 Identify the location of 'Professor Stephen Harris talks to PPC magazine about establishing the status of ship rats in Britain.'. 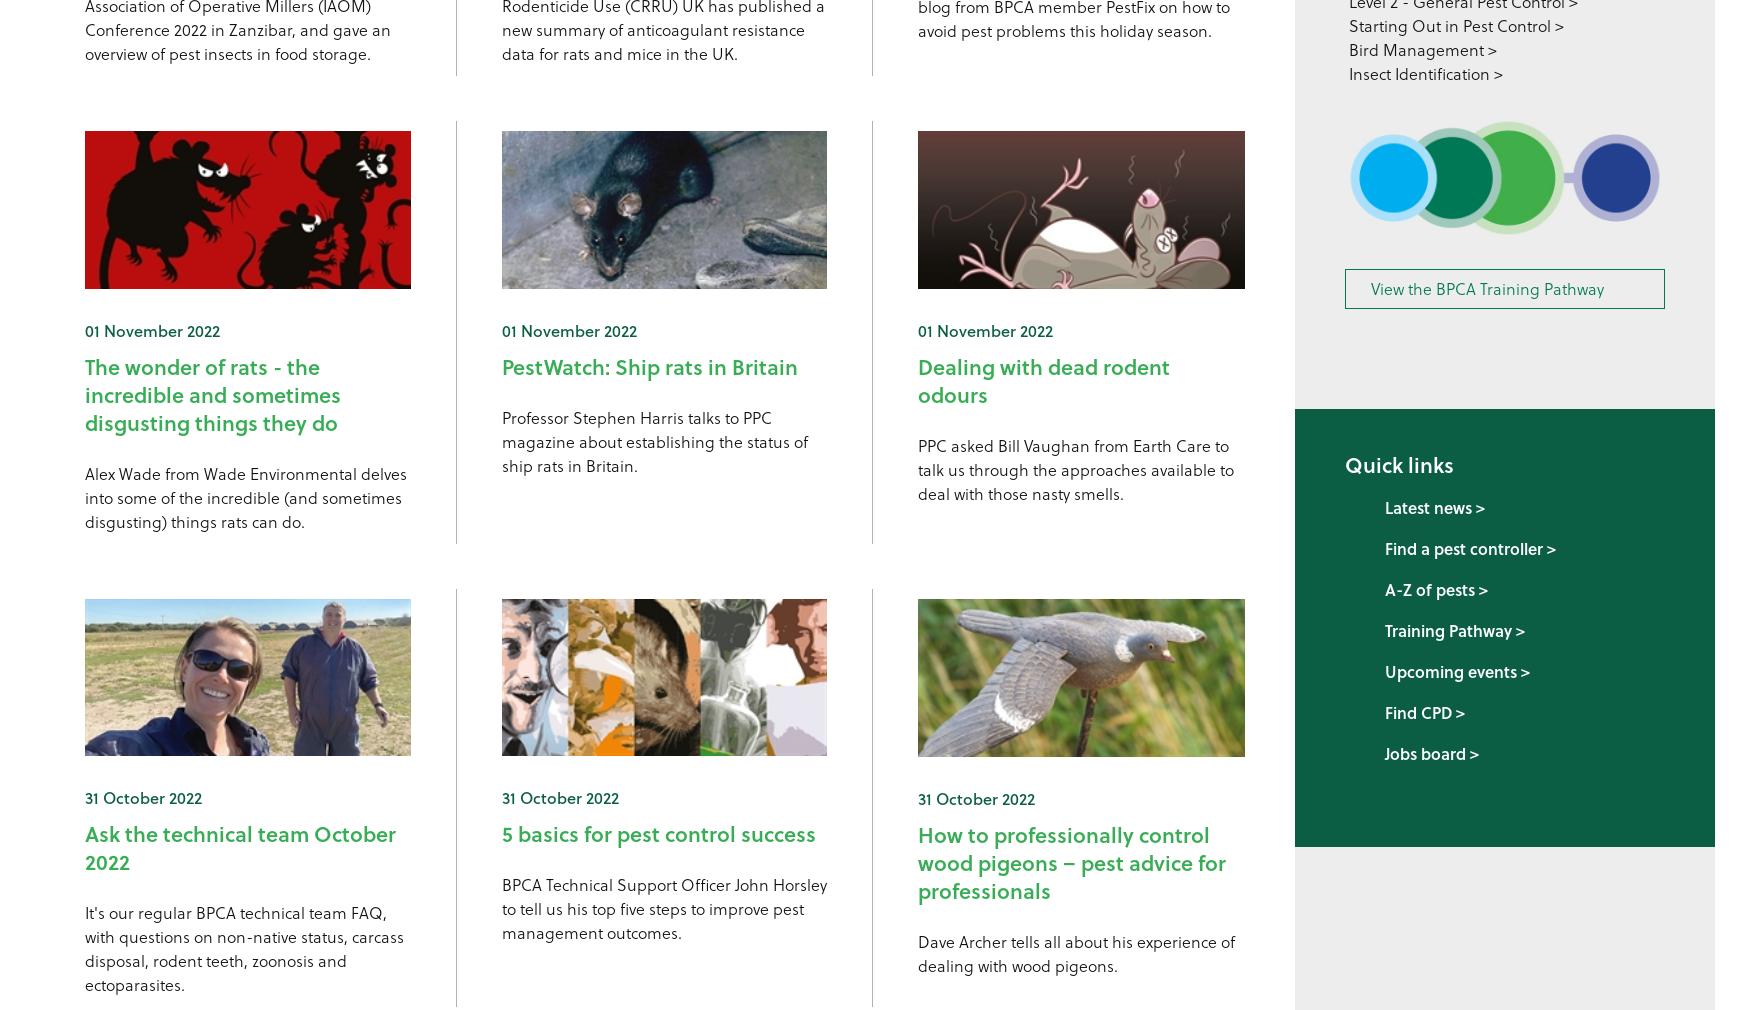
(652, 440).